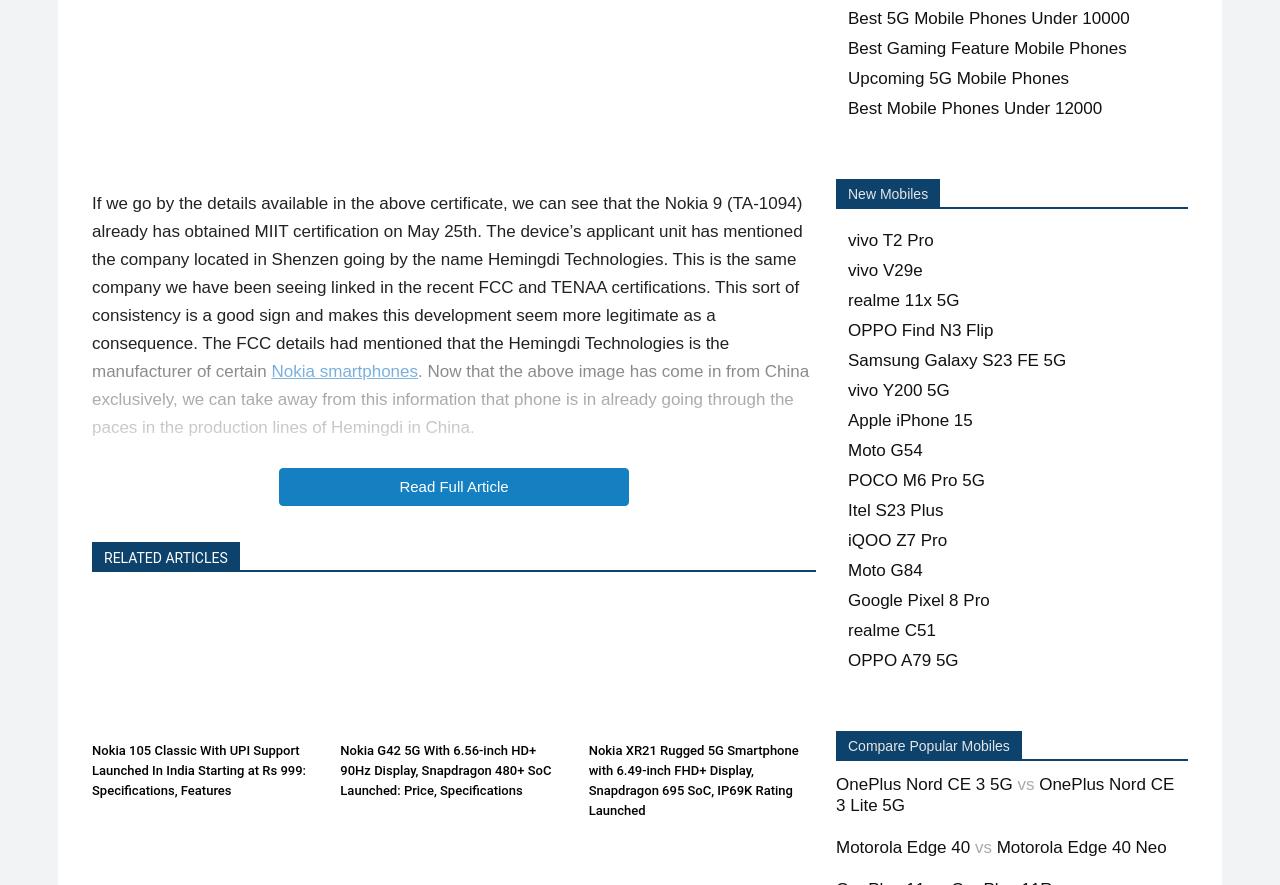 The height and width of the screenshot is (885, 1280). Describe the element at coordinates (199, 768) in the screenshot. I see `'Nokia 105 Classic With UPI Support Launched In India Starting at Rs 999: Specifications, Features'` at that location.